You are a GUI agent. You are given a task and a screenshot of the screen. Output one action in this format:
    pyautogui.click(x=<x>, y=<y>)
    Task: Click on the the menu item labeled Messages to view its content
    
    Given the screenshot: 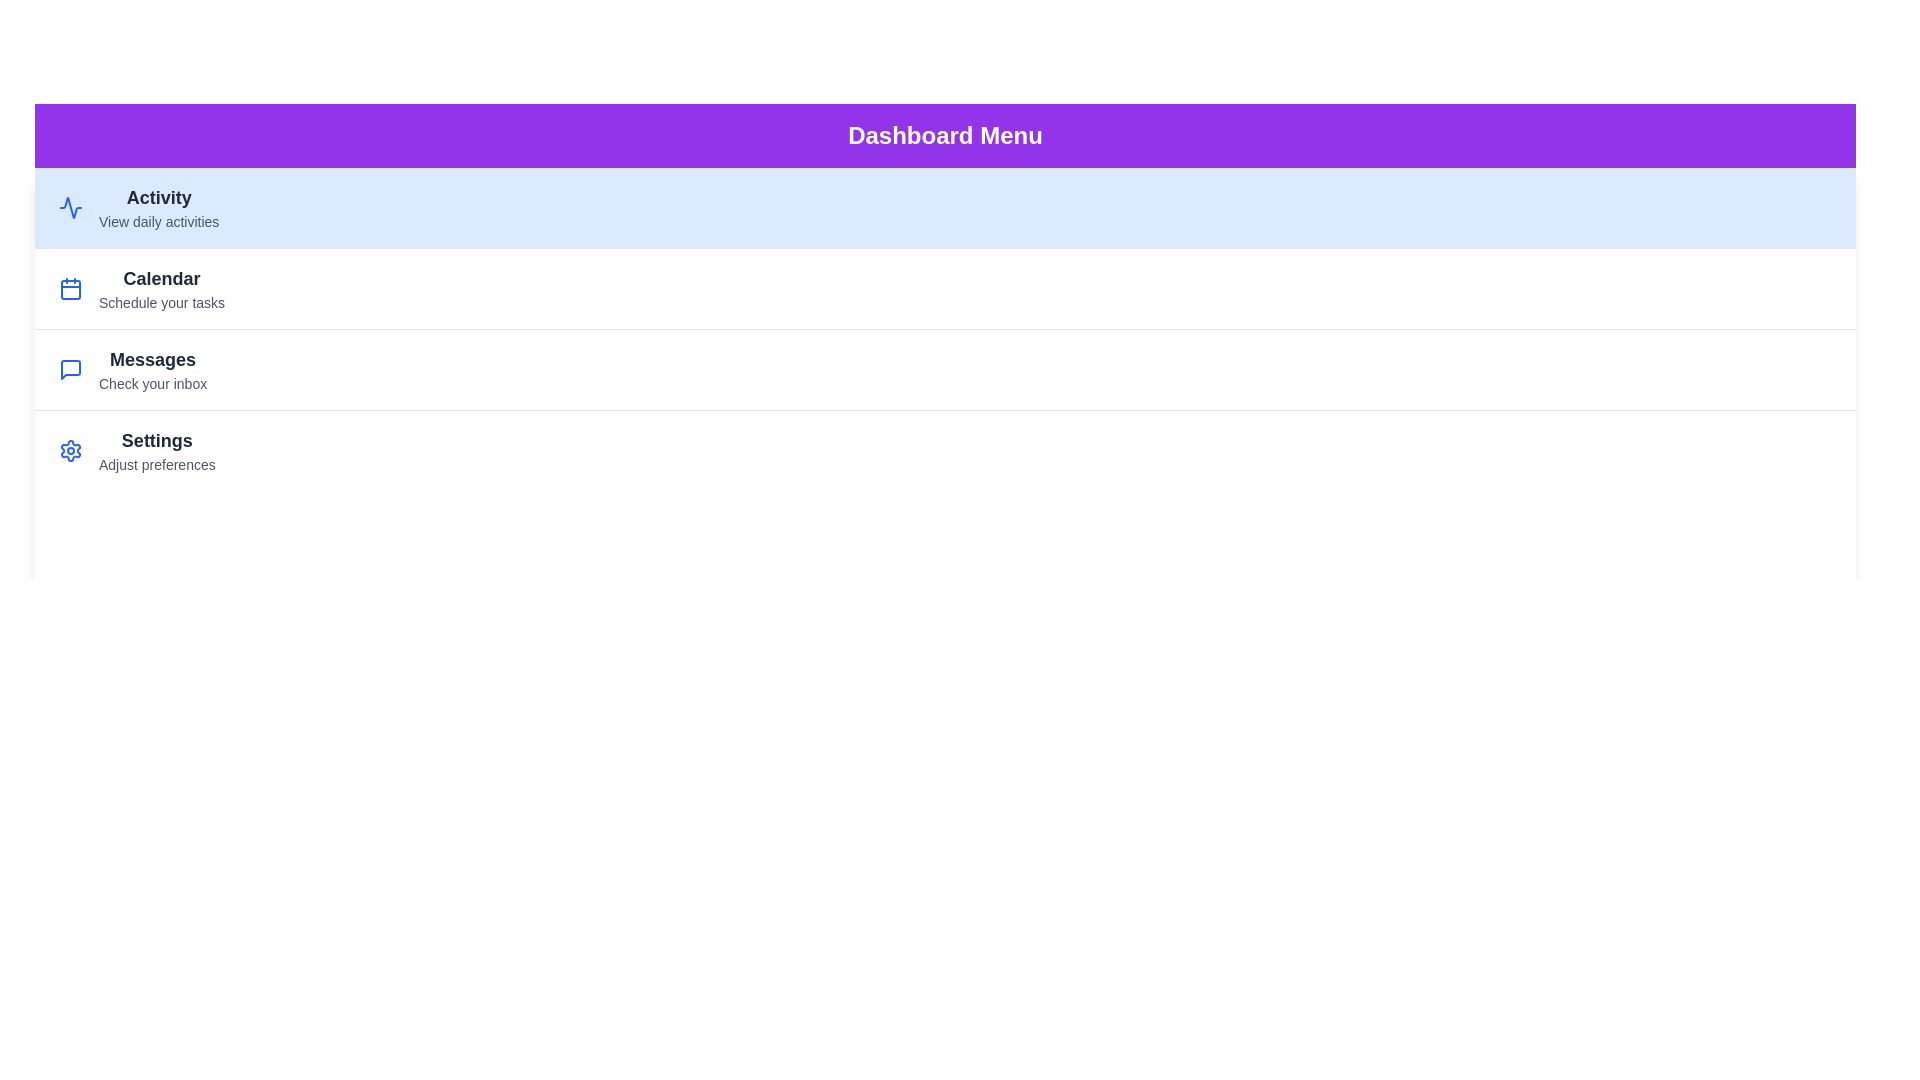 What is the action you would take?
    pyautogui.click(x=944, y=369)
    